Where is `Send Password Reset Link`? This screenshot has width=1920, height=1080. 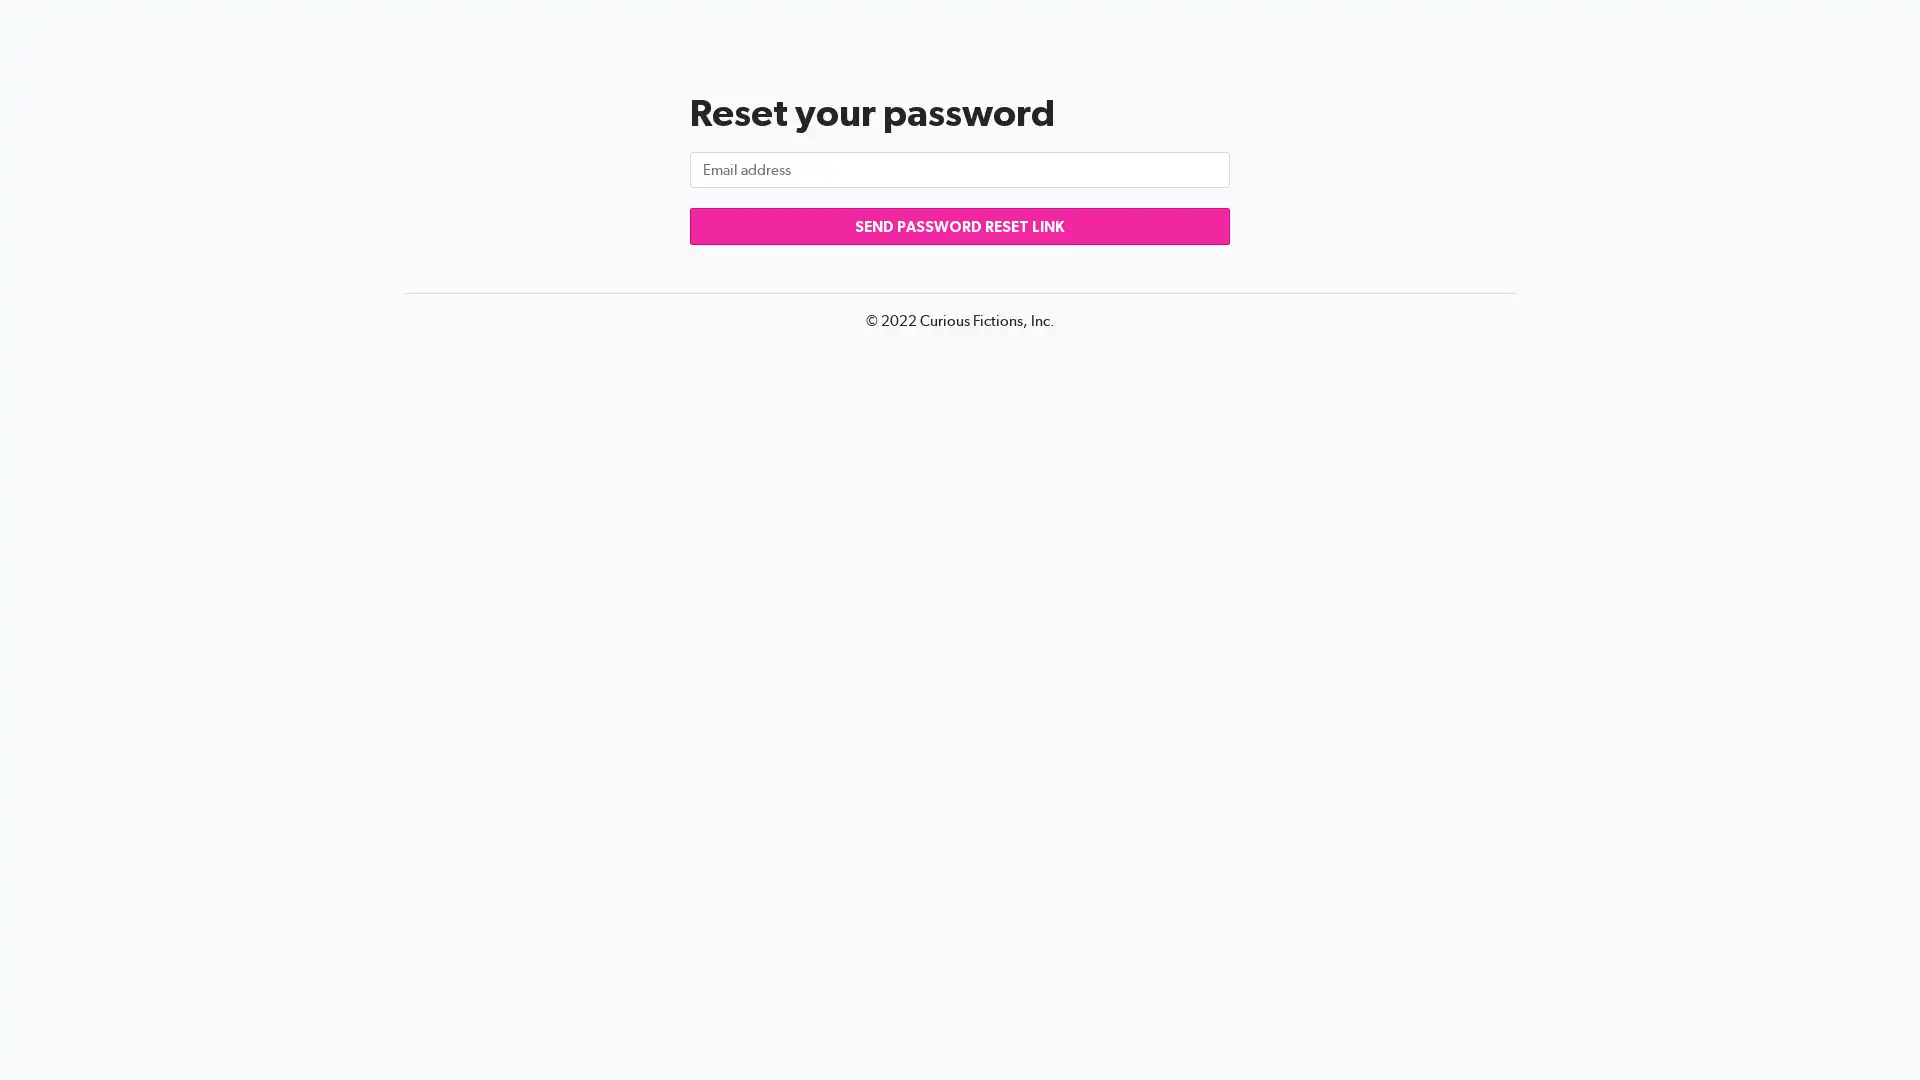
Send Password Reset Link is located at coordinates (960, 225).